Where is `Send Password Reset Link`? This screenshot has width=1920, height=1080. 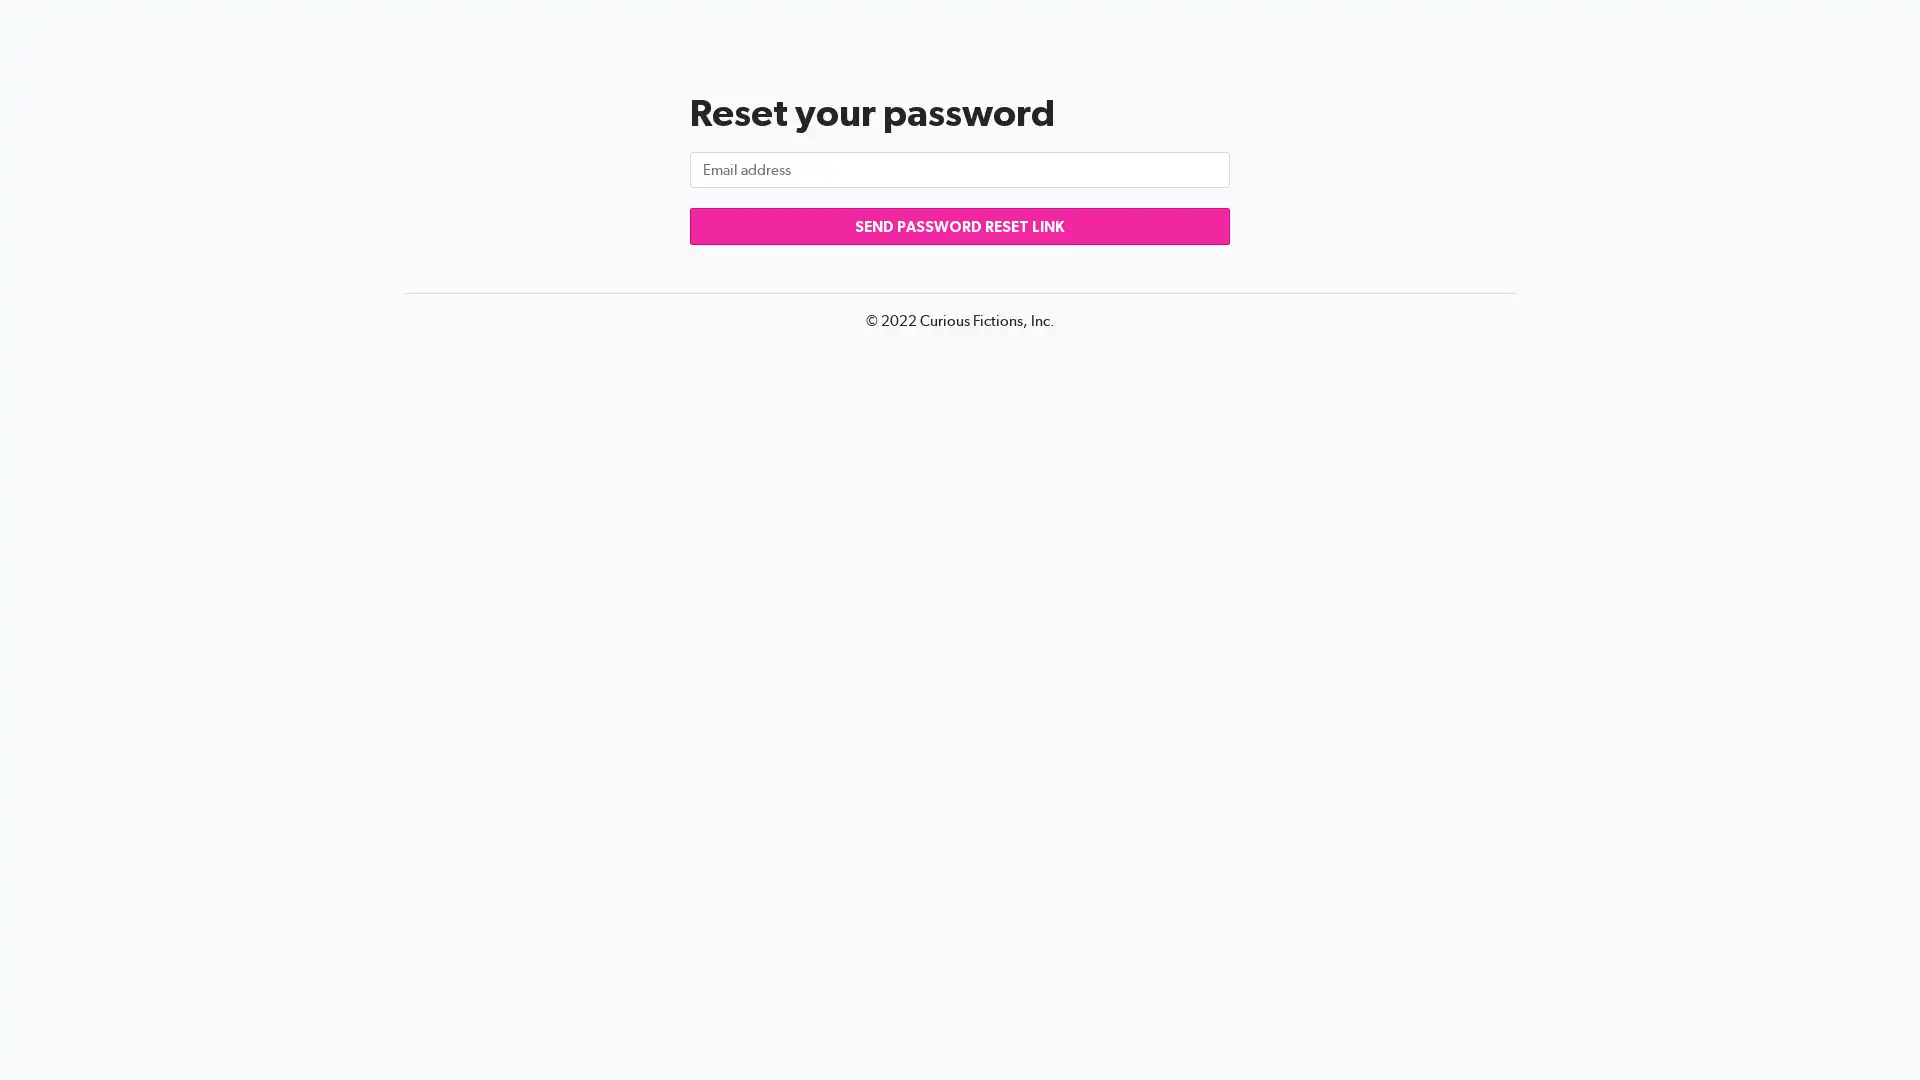
Send Password Reset Link is located at coordinates (960, 225).